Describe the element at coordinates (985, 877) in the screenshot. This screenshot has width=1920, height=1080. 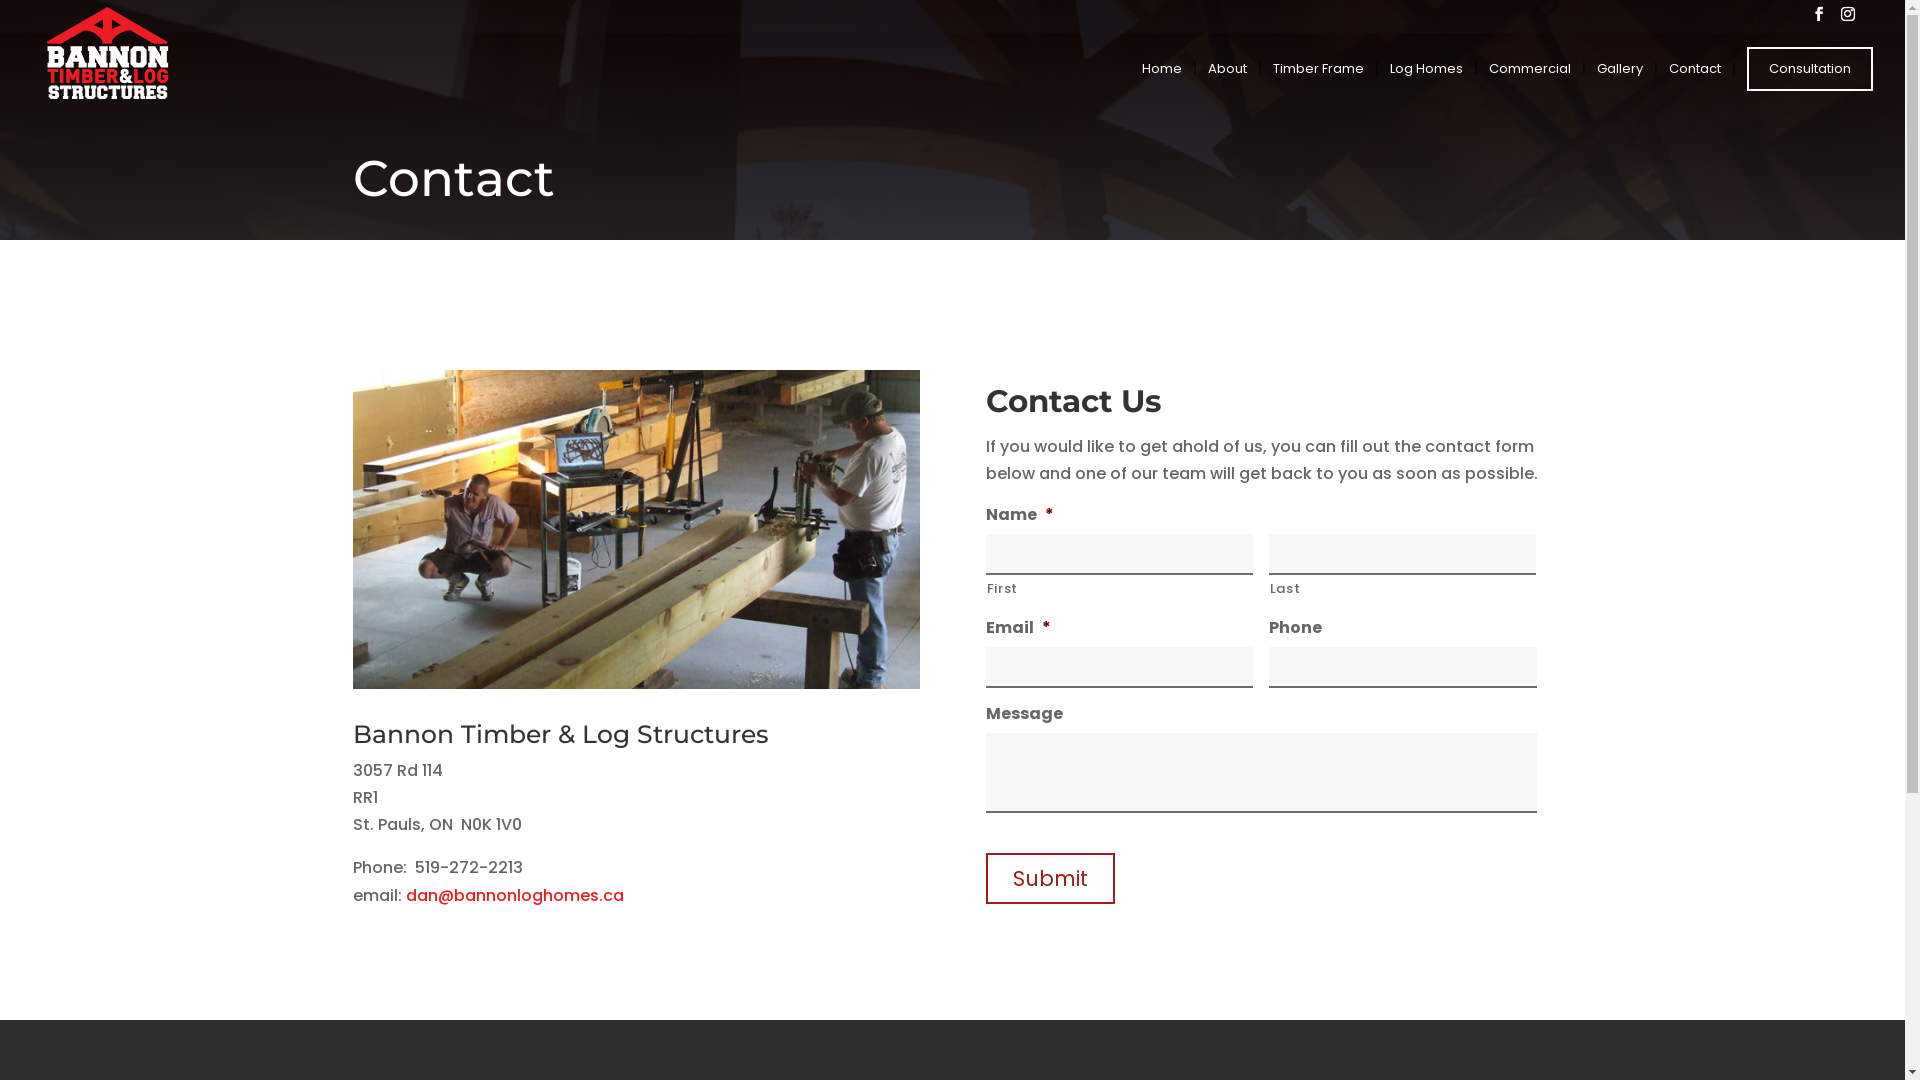
I see `'Submit'` at that location.